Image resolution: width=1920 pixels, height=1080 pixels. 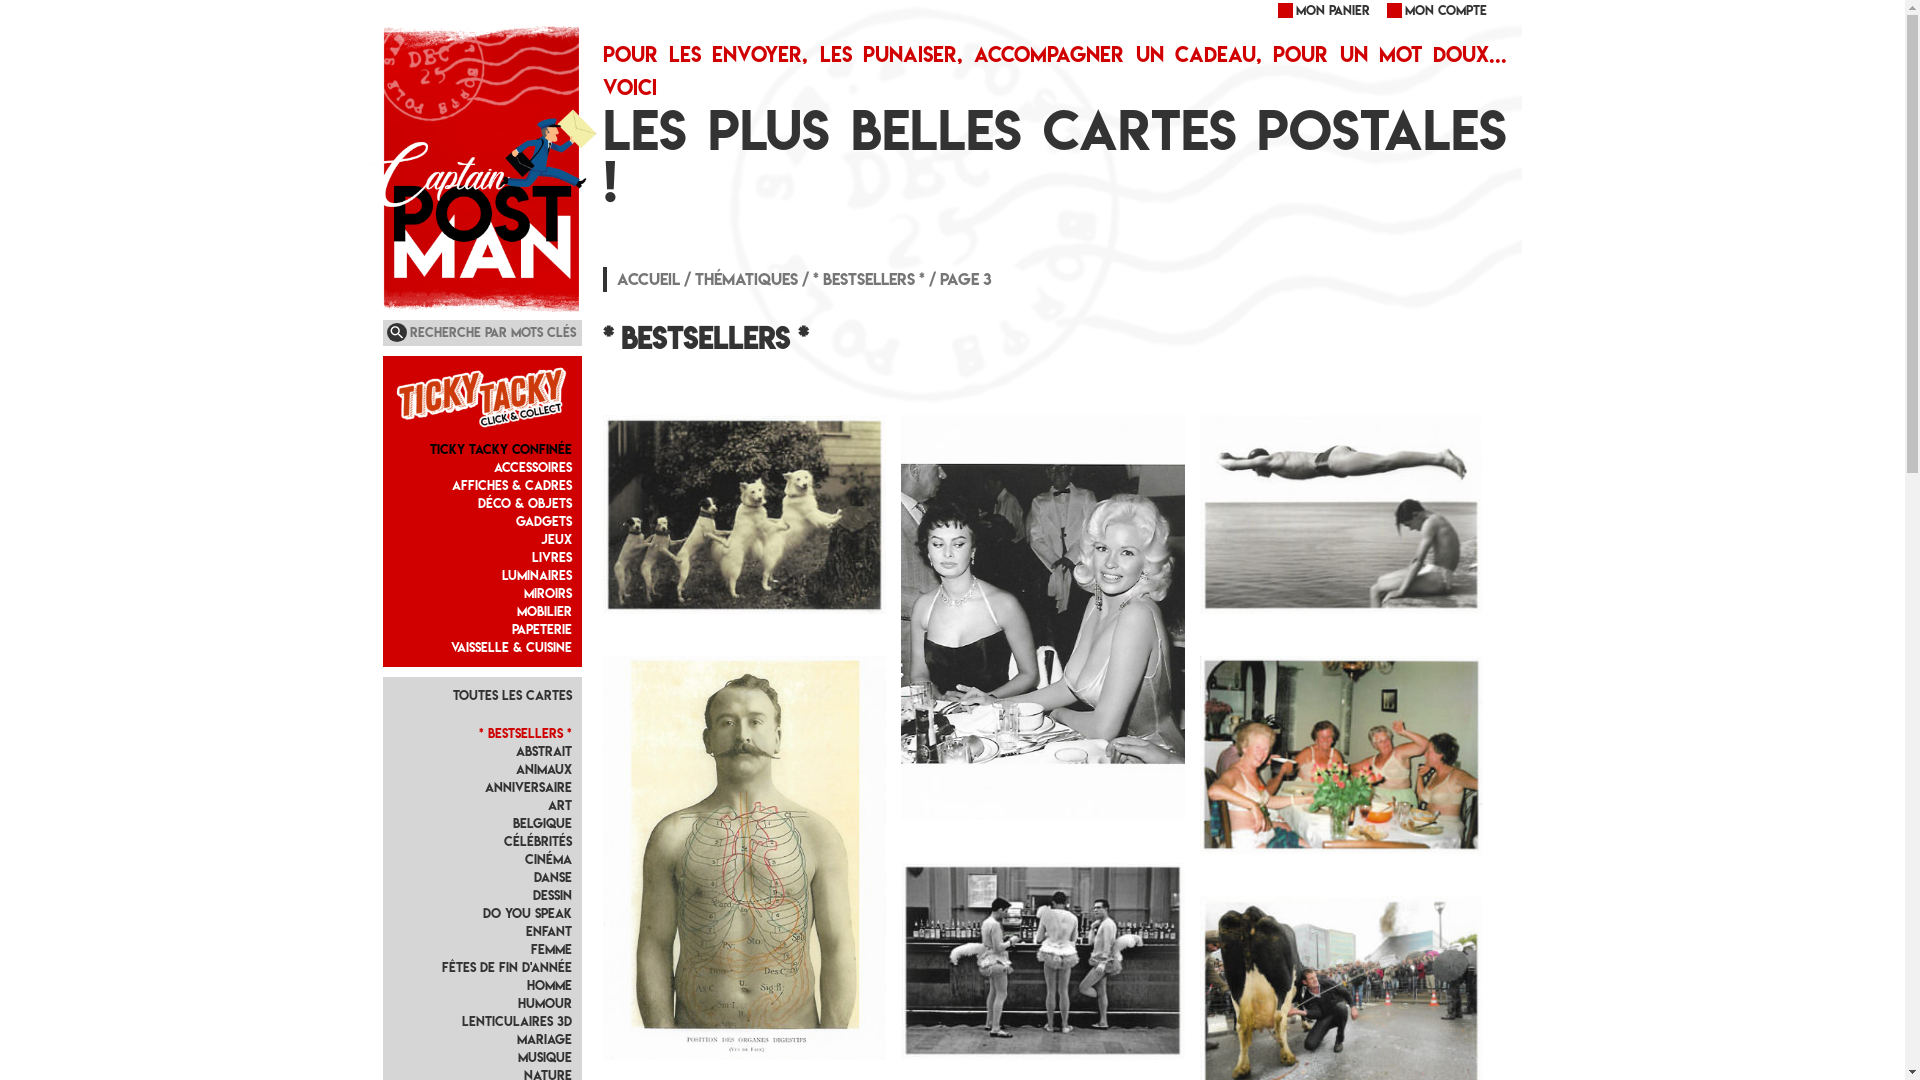 I want to click on 'Jeux', so click(x=556, y=538).